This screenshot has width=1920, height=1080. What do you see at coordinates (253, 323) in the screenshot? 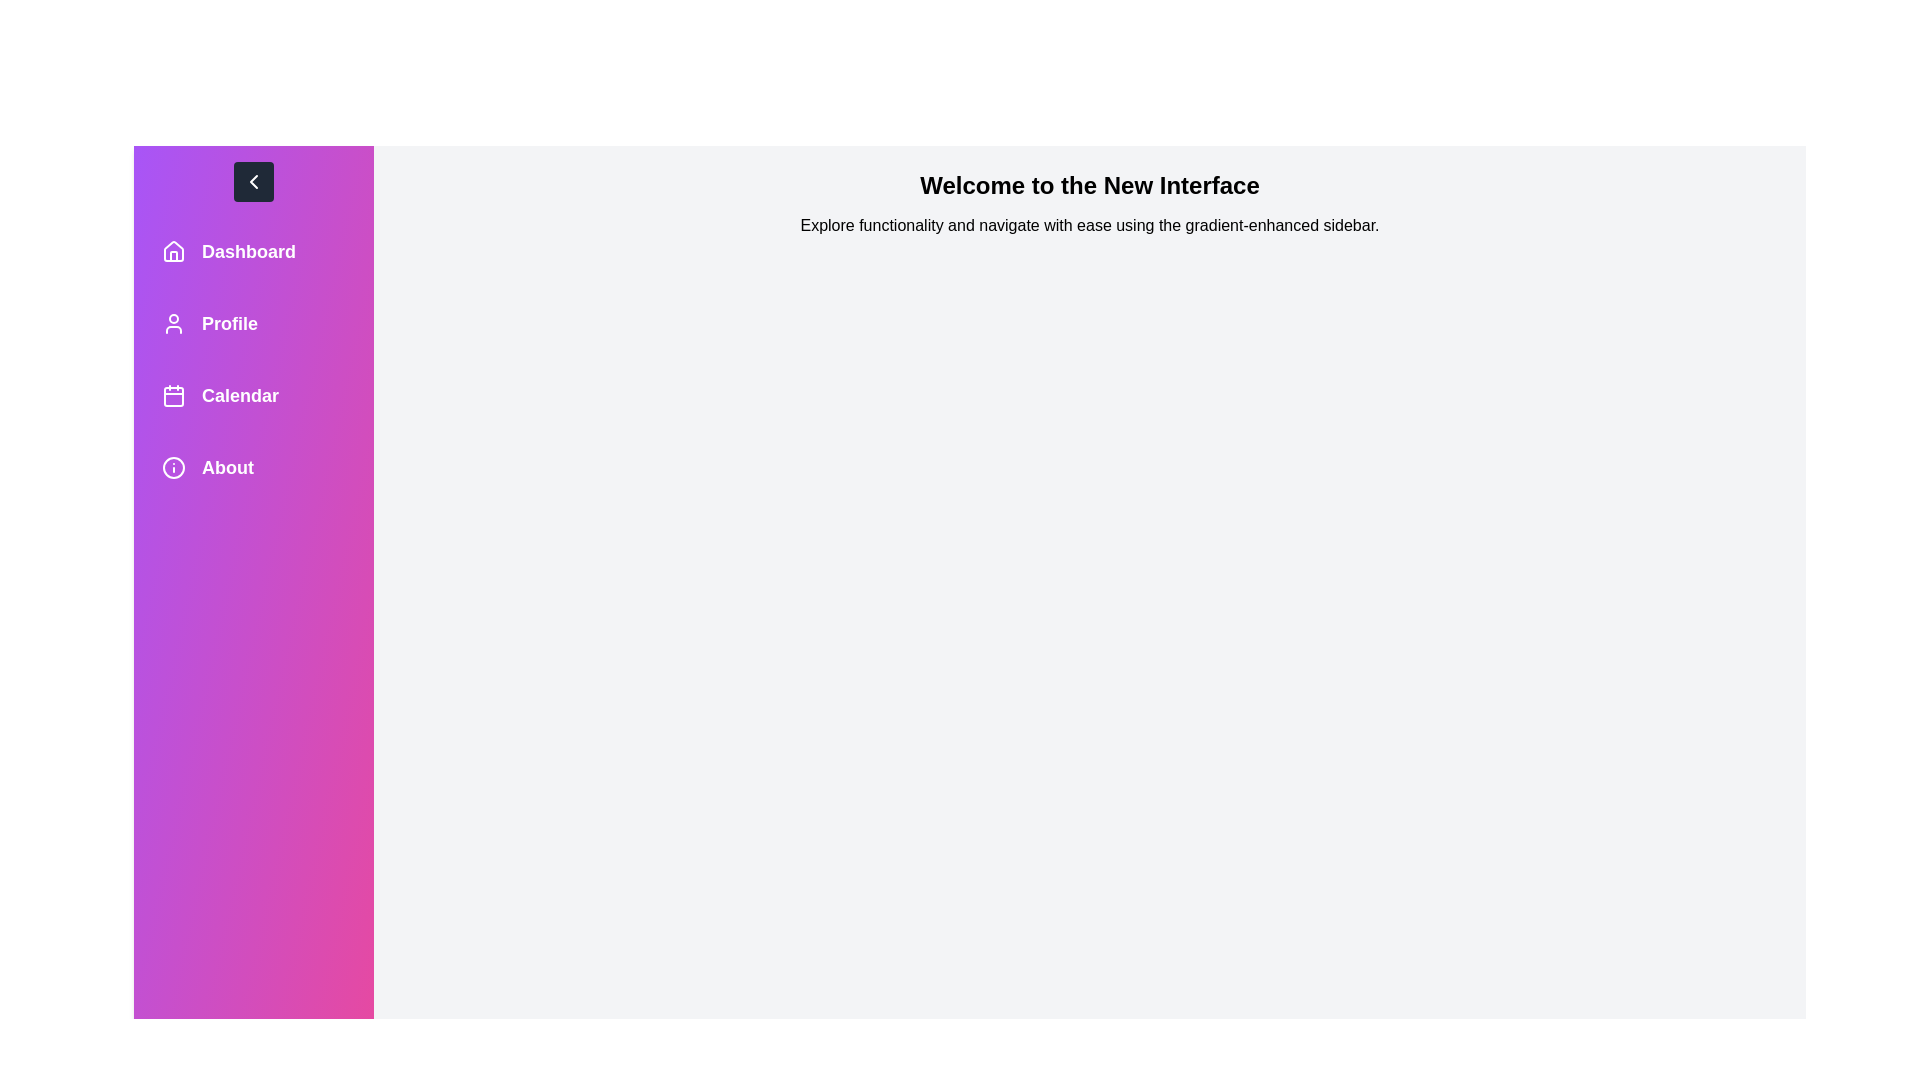
I see `the menu item labeled Profile to navigate to the corresponding section` at bounding box center [253, 323].